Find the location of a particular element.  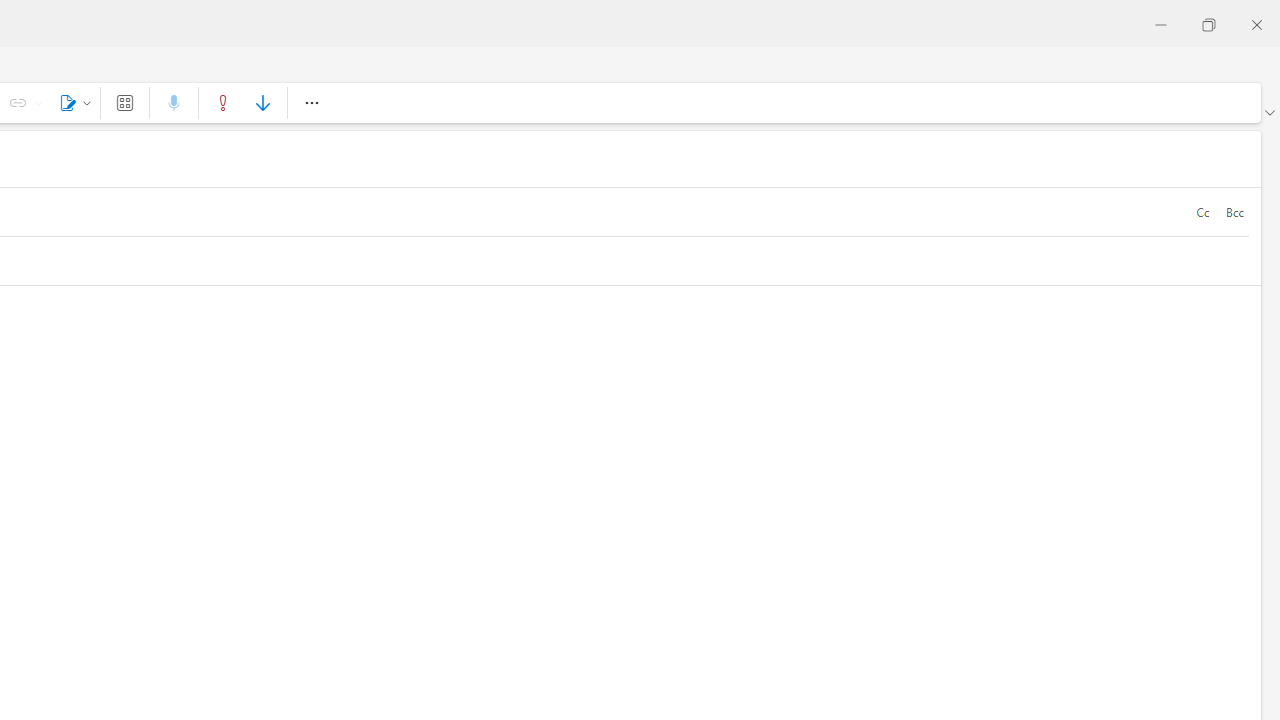

'Apps' is located at coordinates (123, 102).